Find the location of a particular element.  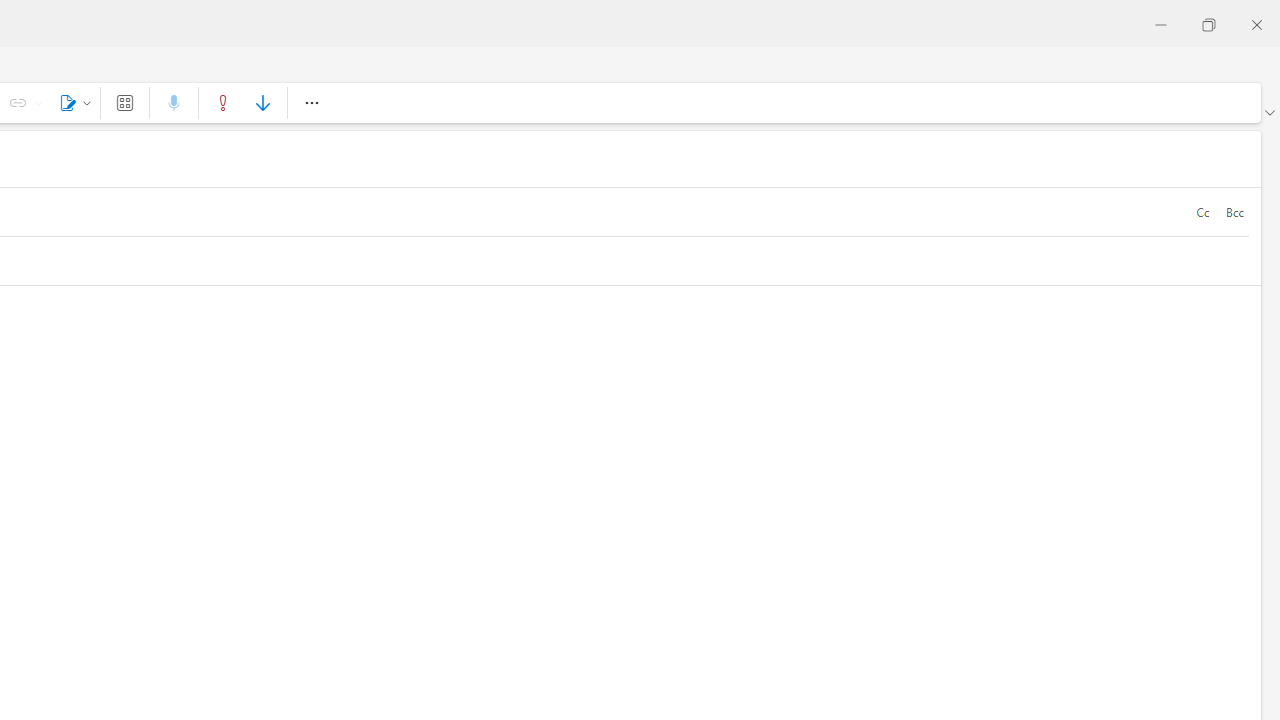

'Apps' is located at coordinates (123, 102).